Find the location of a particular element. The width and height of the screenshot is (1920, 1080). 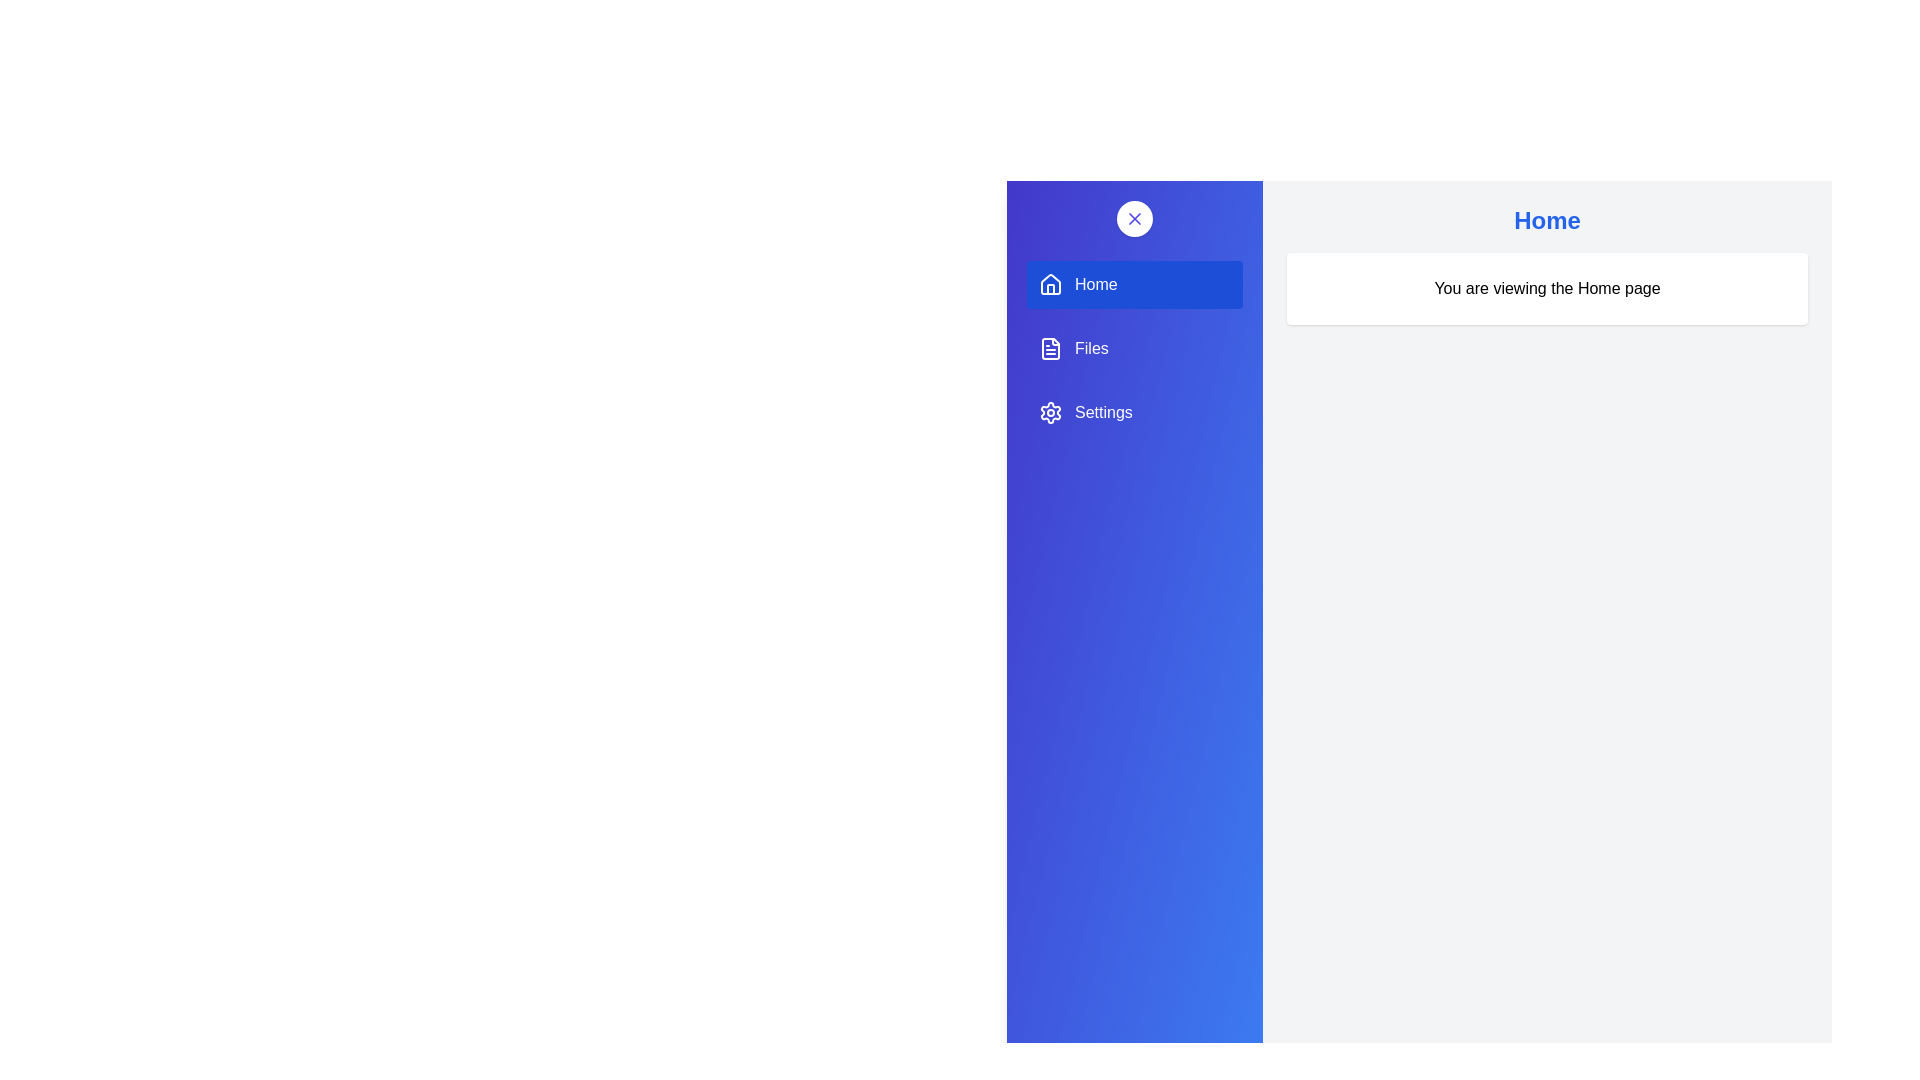

the menu item Home to observe its hover effect is located at coordinates (1134, 285).